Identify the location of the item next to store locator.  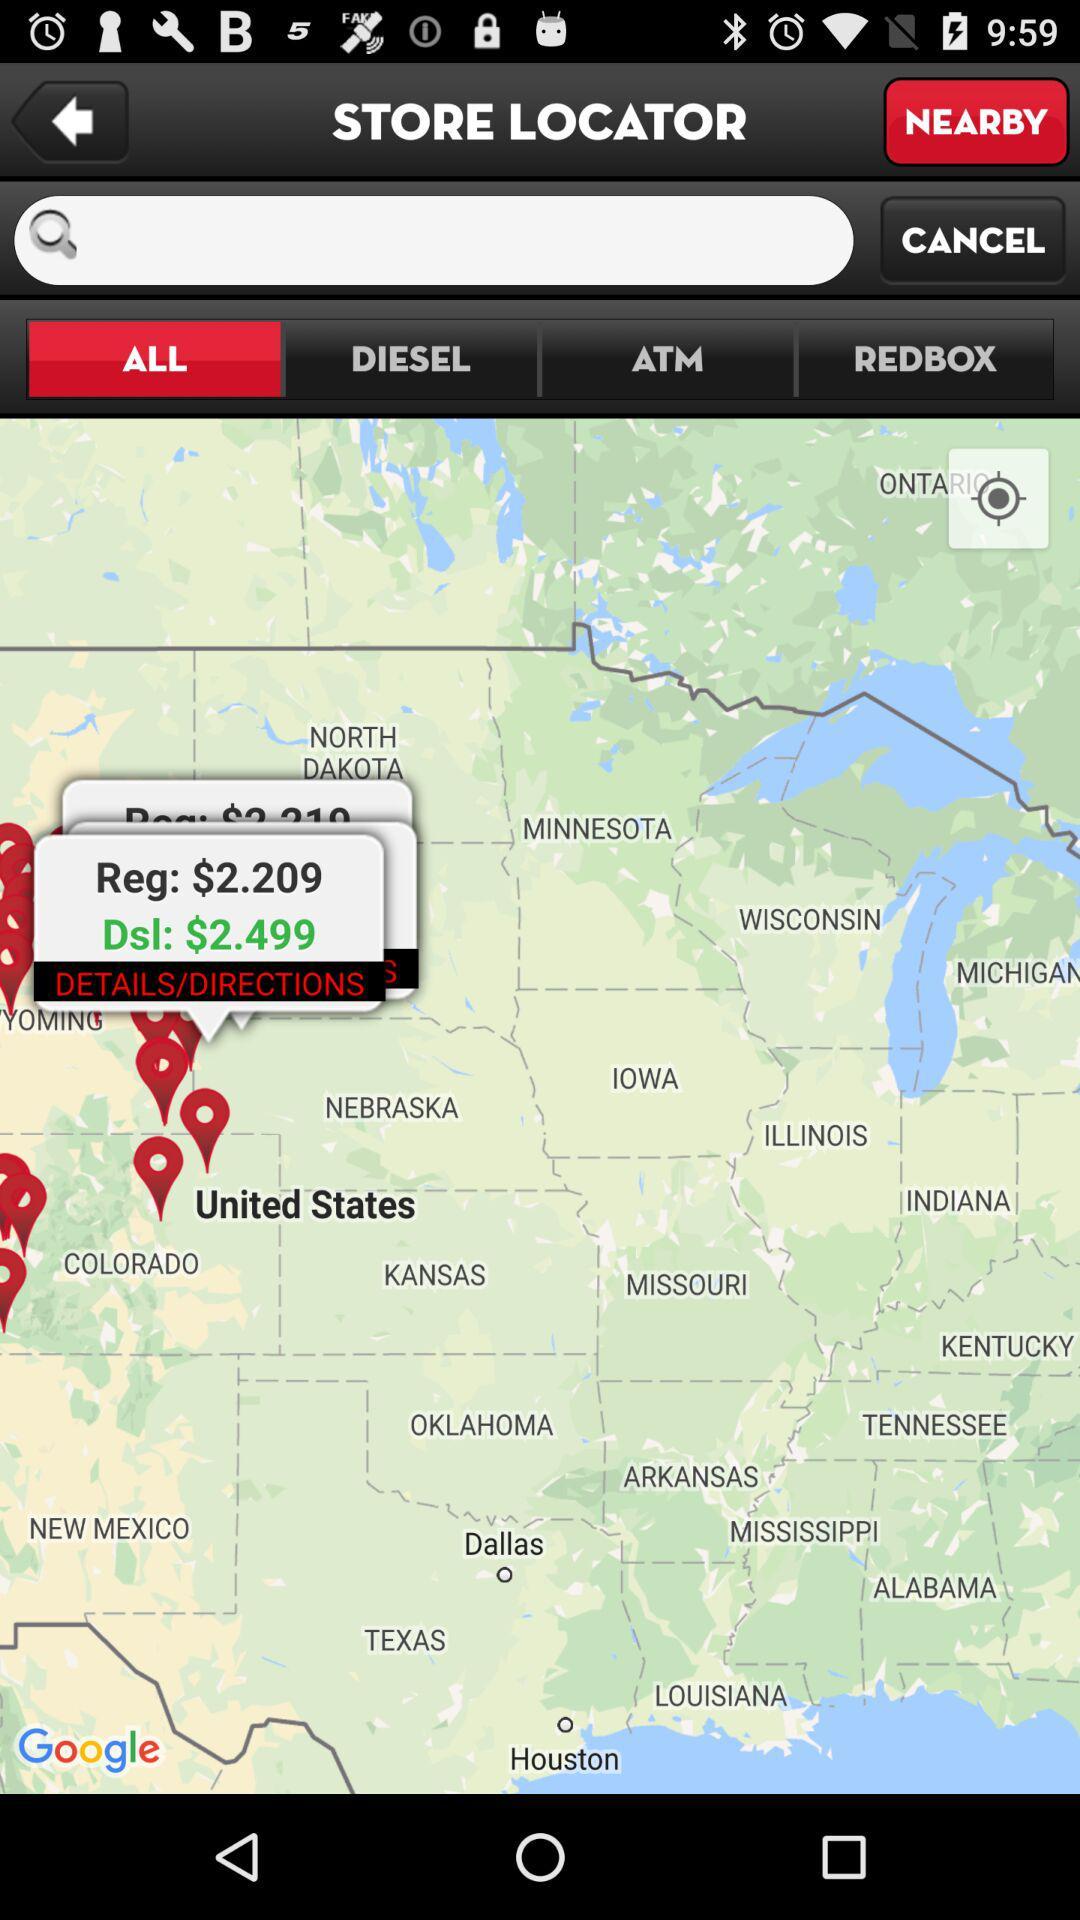
(68, 121).